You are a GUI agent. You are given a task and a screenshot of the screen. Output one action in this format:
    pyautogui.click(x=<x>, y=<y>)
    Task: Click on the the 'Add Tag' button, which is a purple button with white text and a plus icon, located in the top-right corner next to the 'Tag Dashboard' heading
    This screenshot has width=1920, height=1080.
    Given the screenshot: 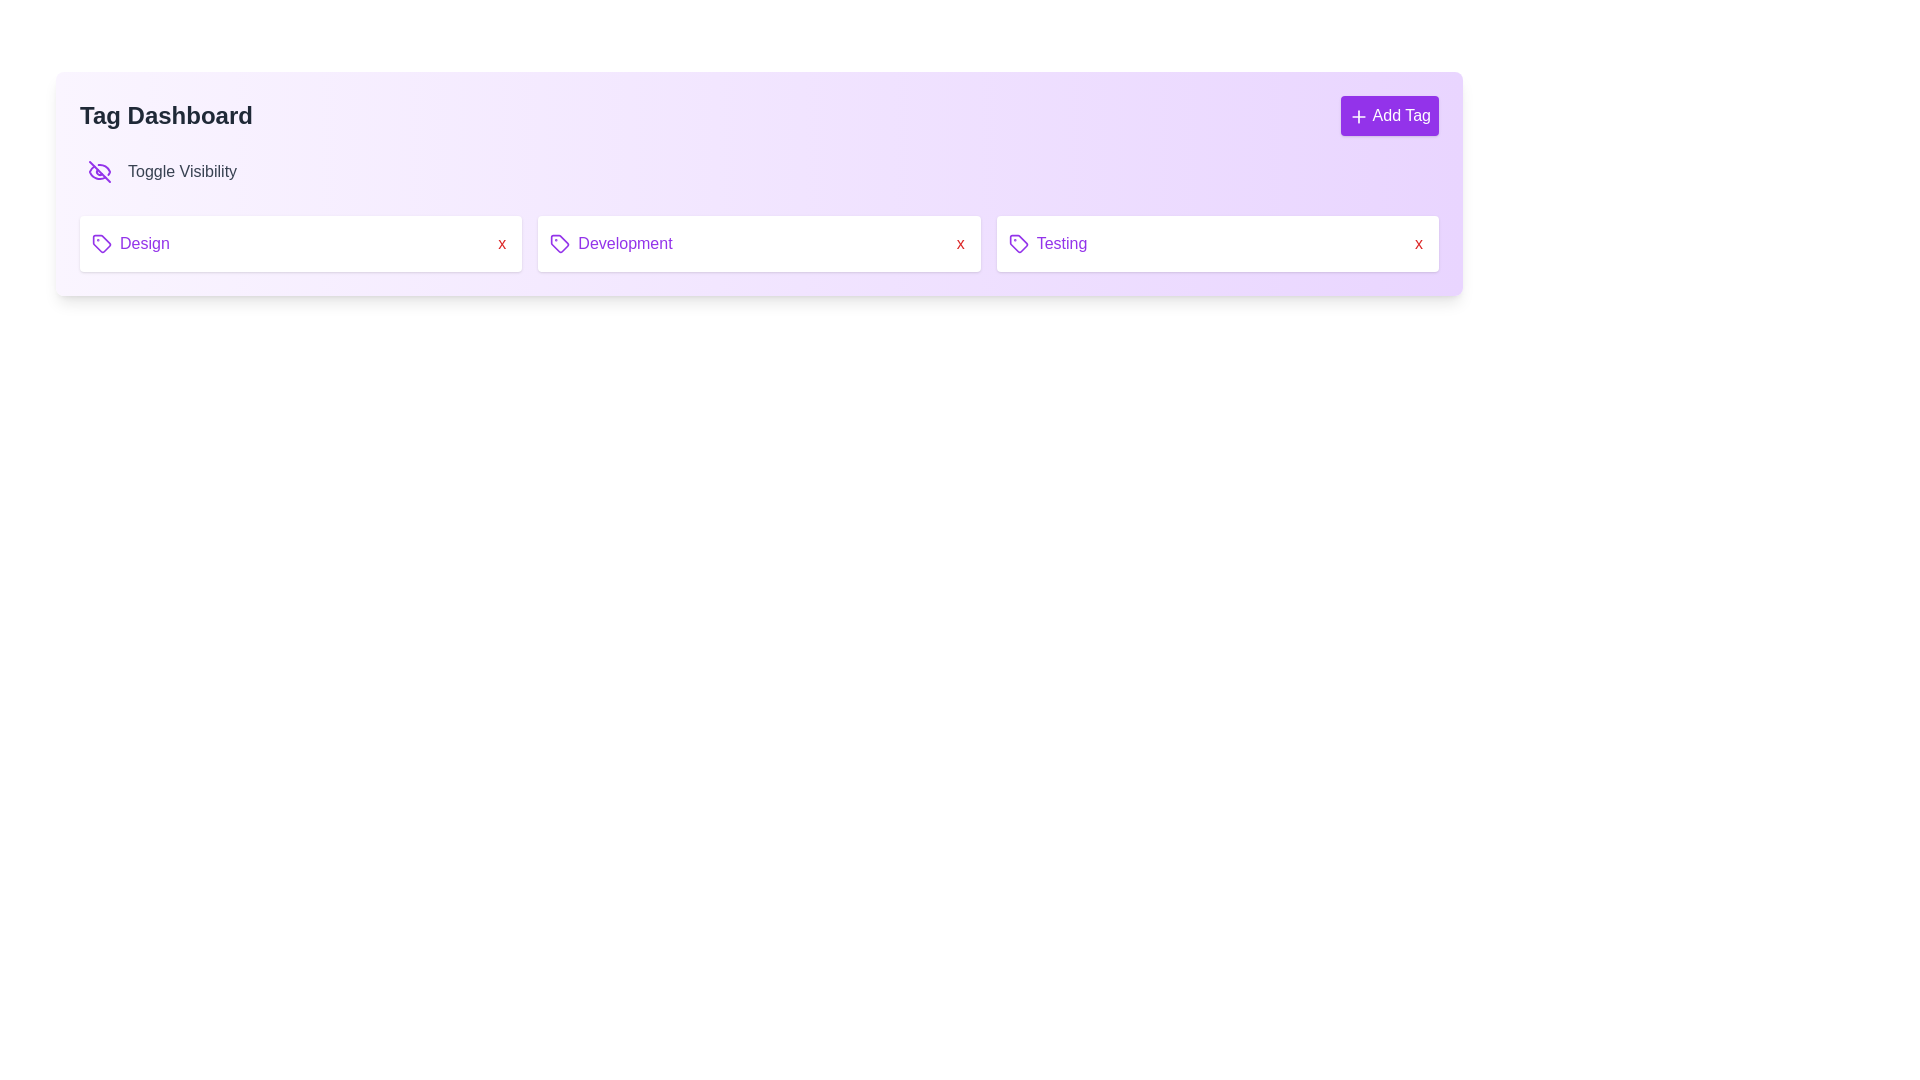 What is the action you would take?
    pyautogui.click(x=1389, y=115)
    